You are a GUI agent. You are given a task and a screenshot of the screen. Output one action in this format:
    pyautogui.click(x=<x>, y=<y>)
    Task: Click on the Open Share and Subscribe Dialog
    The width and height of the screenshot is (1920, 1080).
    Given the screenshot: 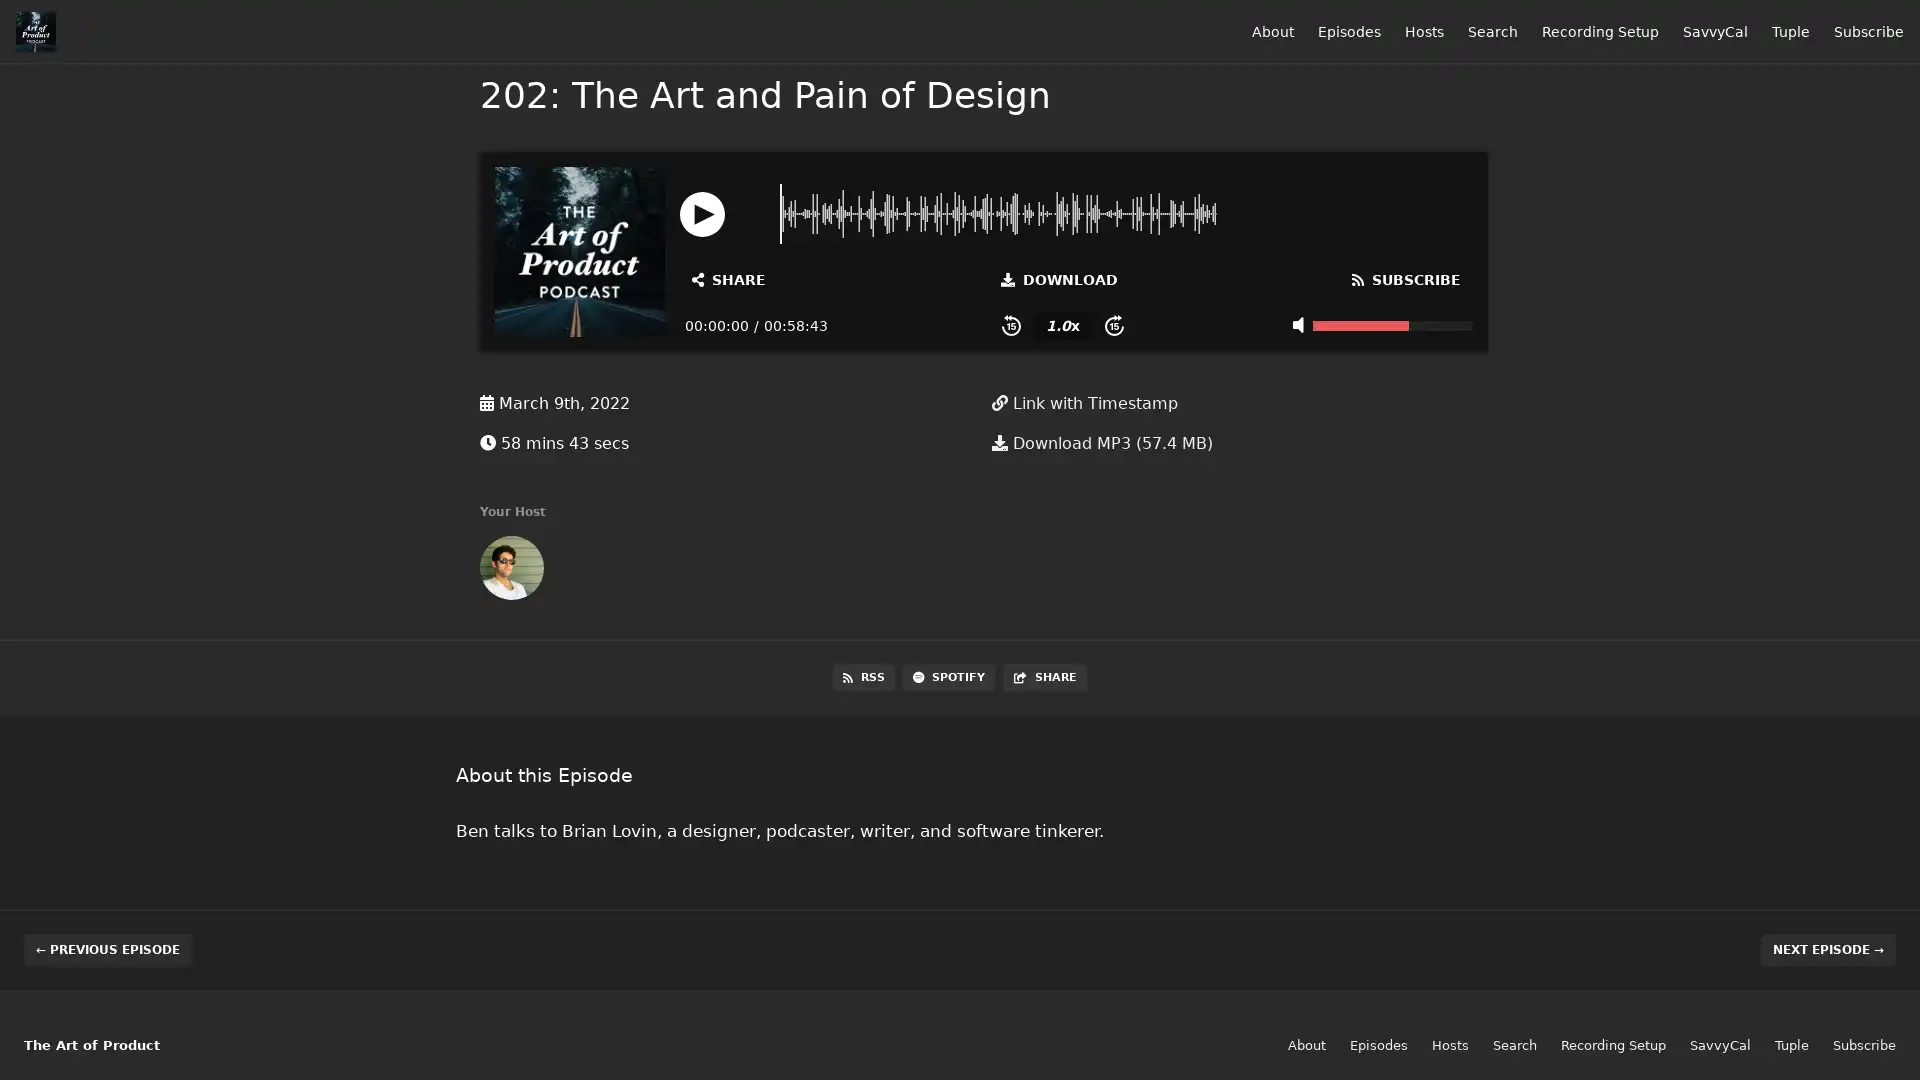 What is the action you would take?
    pyautogui.click(x=728, y=278)
    